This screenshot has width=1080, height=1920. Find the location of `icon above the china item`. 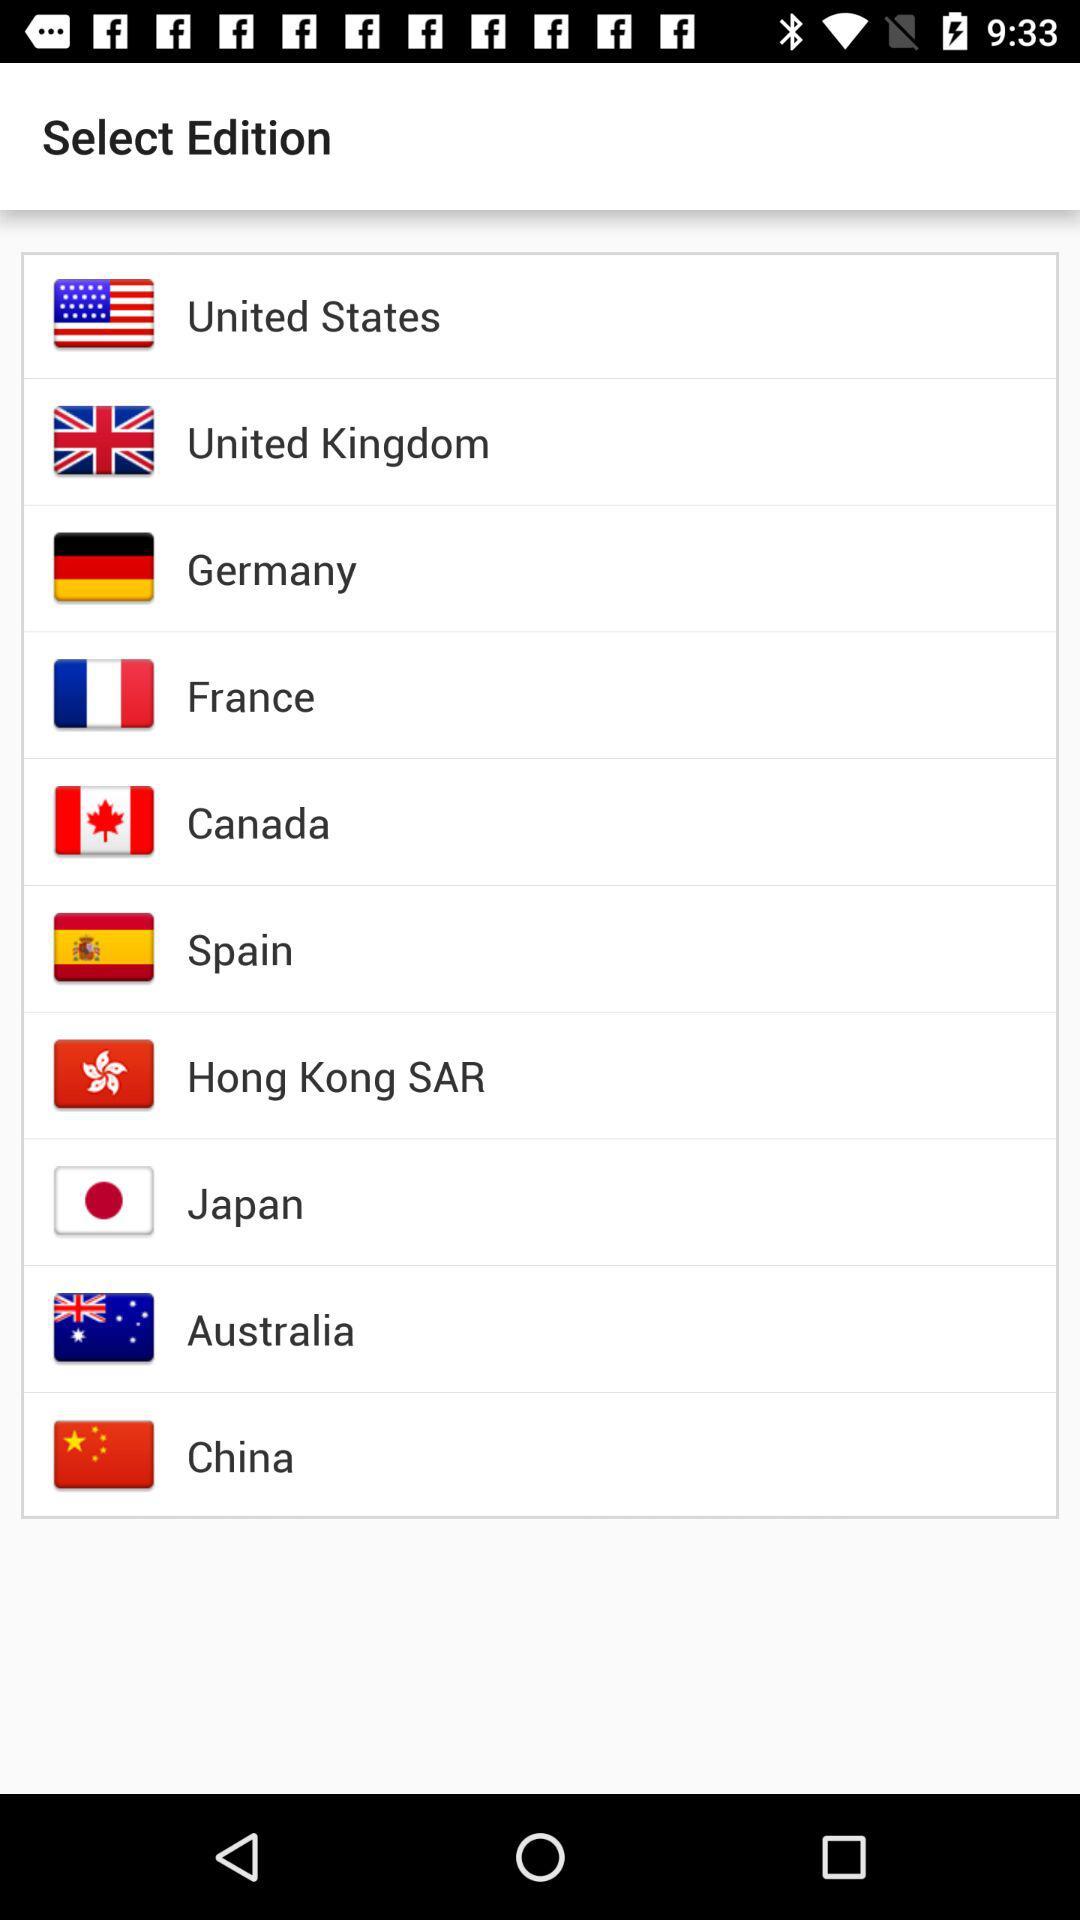

icon above the china item is located at coordinates (271, 1329).